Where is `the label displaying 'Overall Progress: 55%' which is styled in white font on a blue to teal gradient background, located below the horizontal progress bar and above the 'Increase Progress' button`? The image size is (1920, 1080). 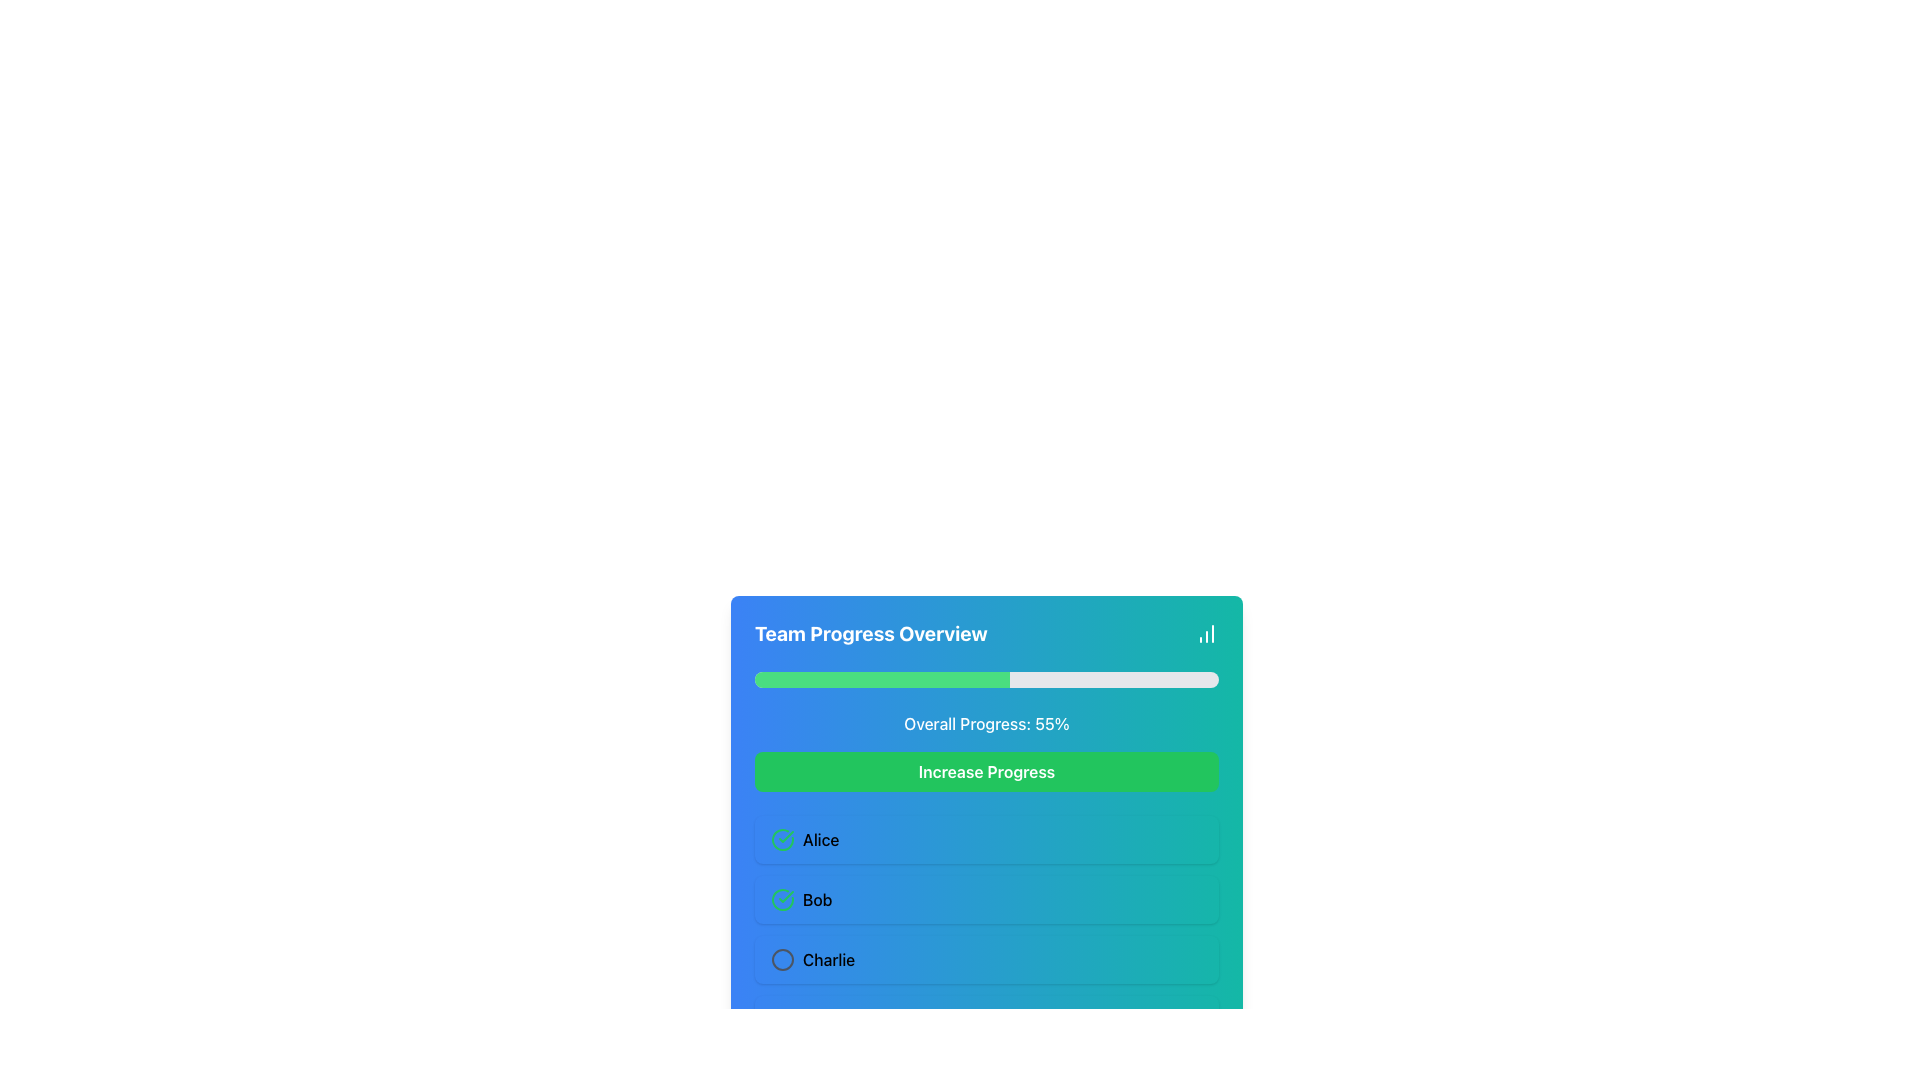
the label displaying 'Overall Progress: 55%' which is styled in white font on a blue to teal gradient background, located below the horizontal progress bar and above the 'Increase Progress' button is located at coordinates (987, 724).